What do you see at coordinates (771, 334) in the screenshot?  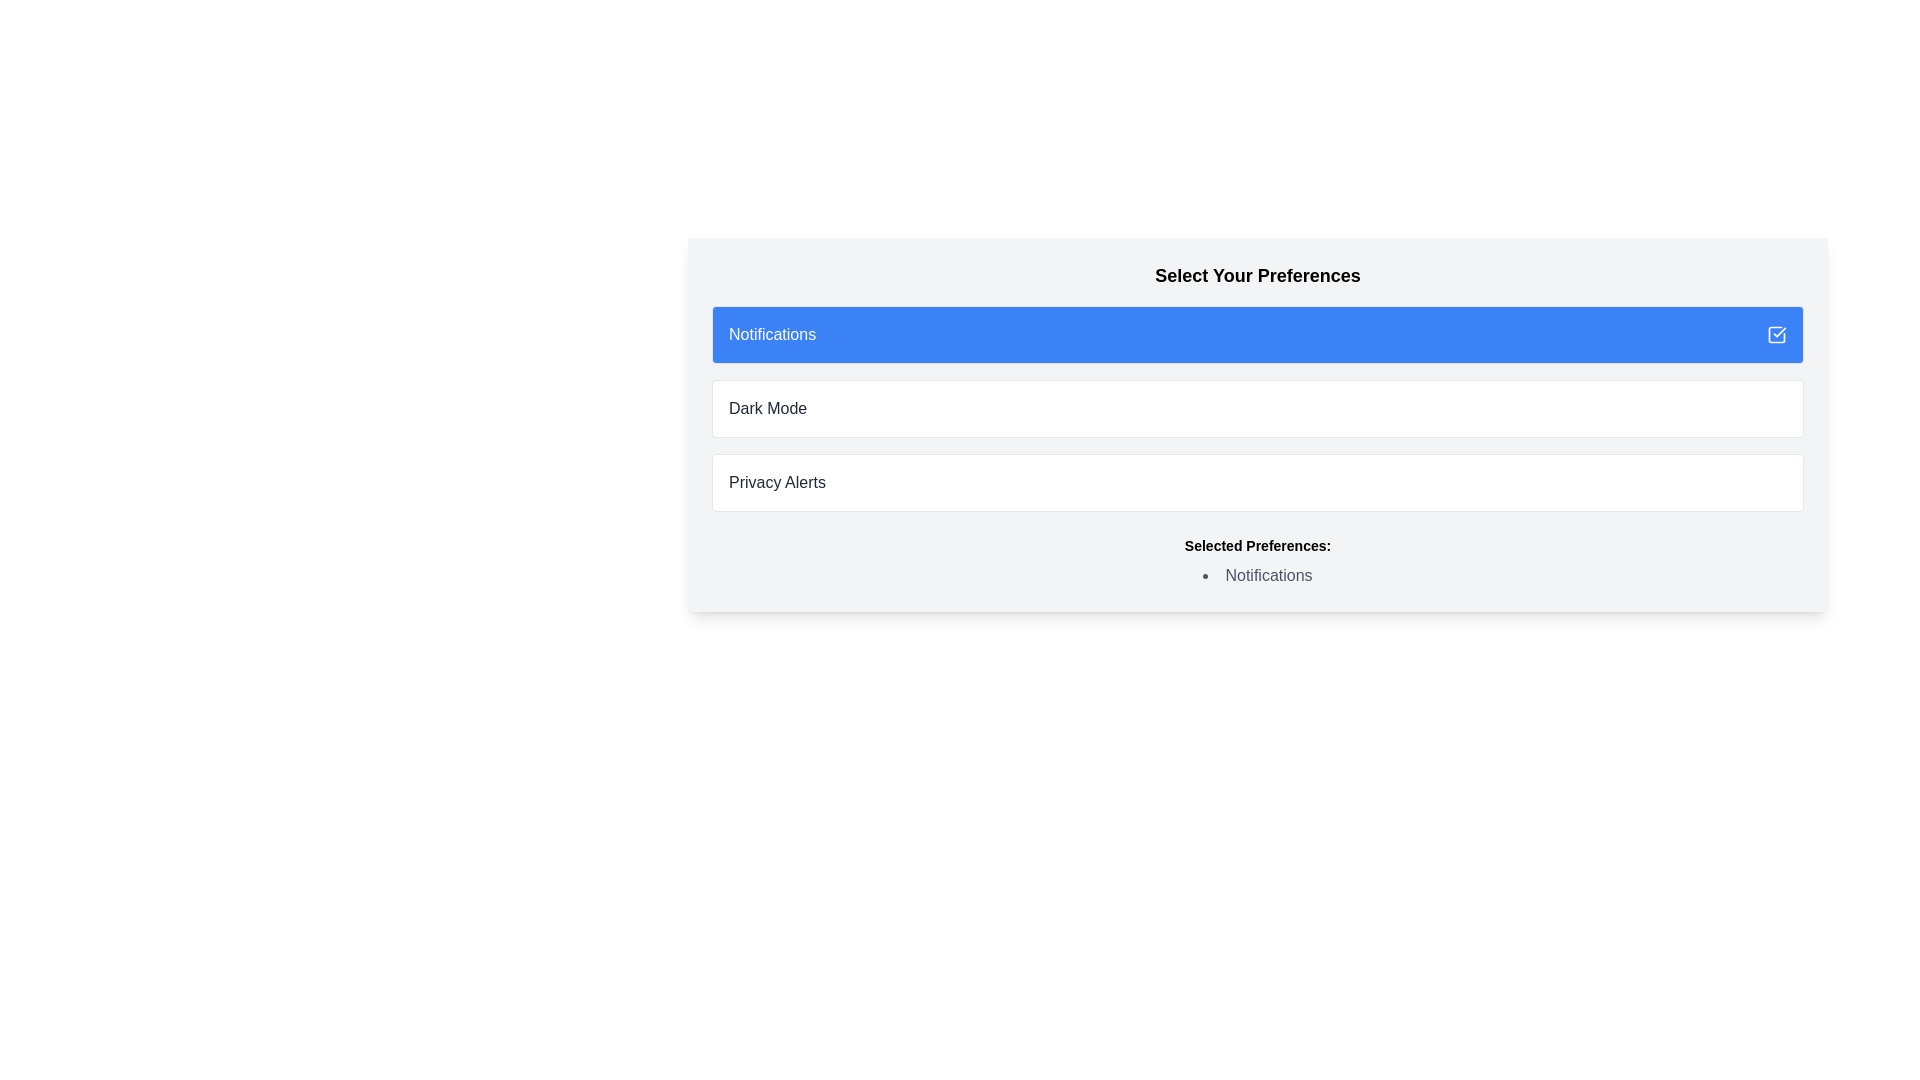 I see `the 'Notifications' text label` at bounding box center [771, 334].